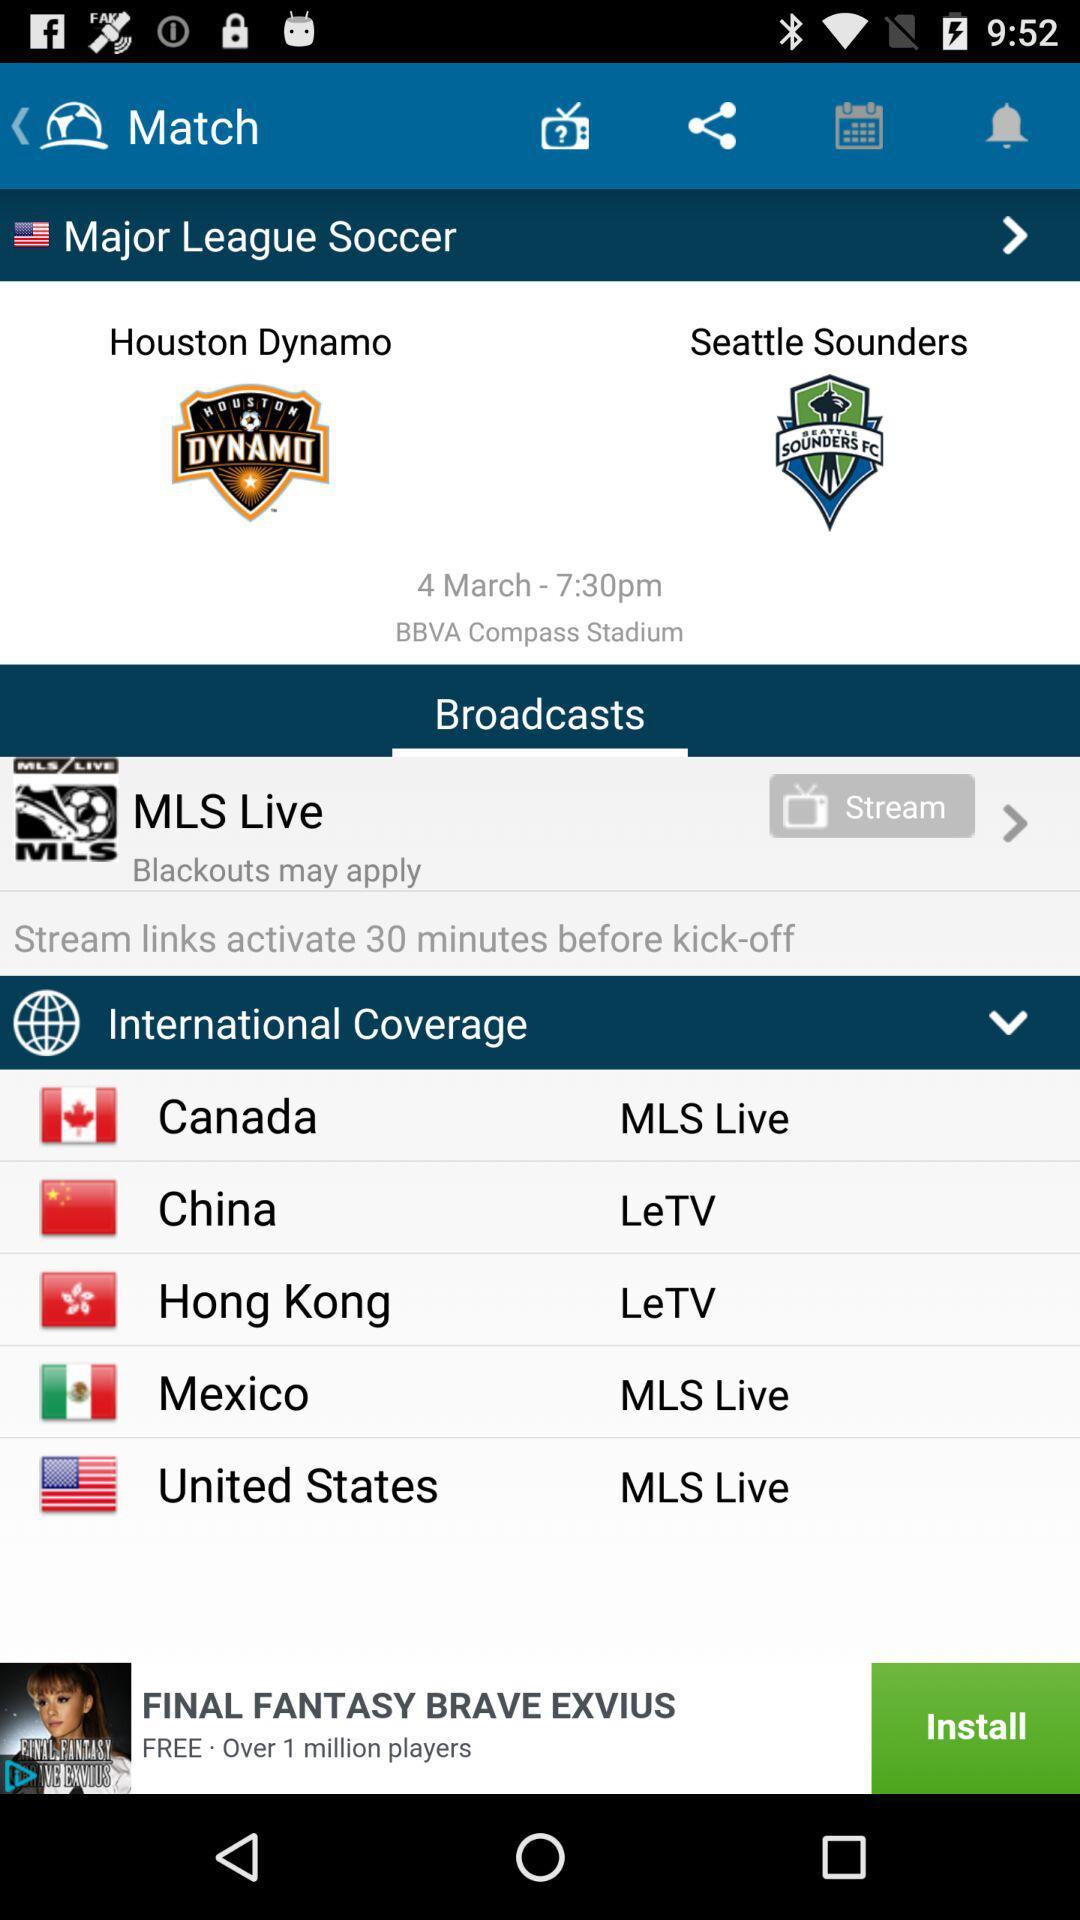  I want to click on install final fantasy brave exvius, so click(540, 1727).